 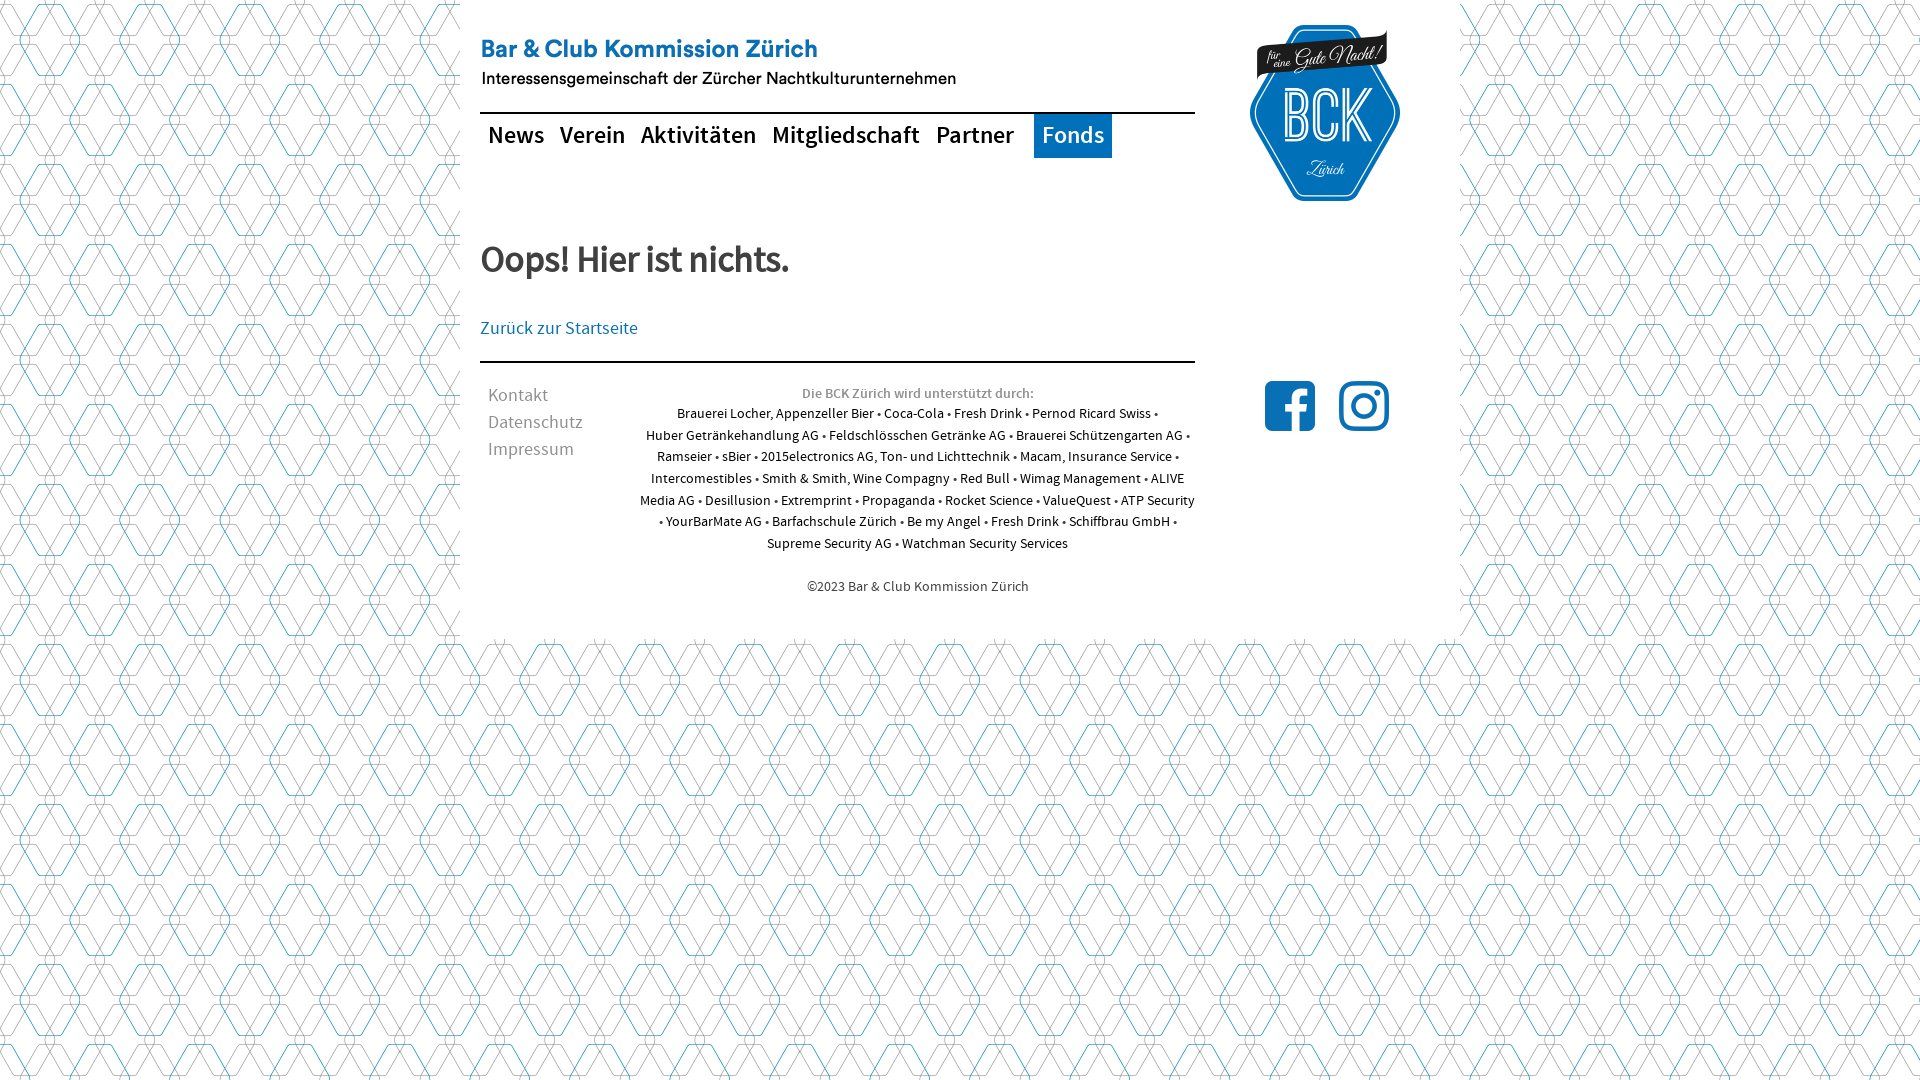 I want to click on 'Desillusion', so click(x=705, y=500).